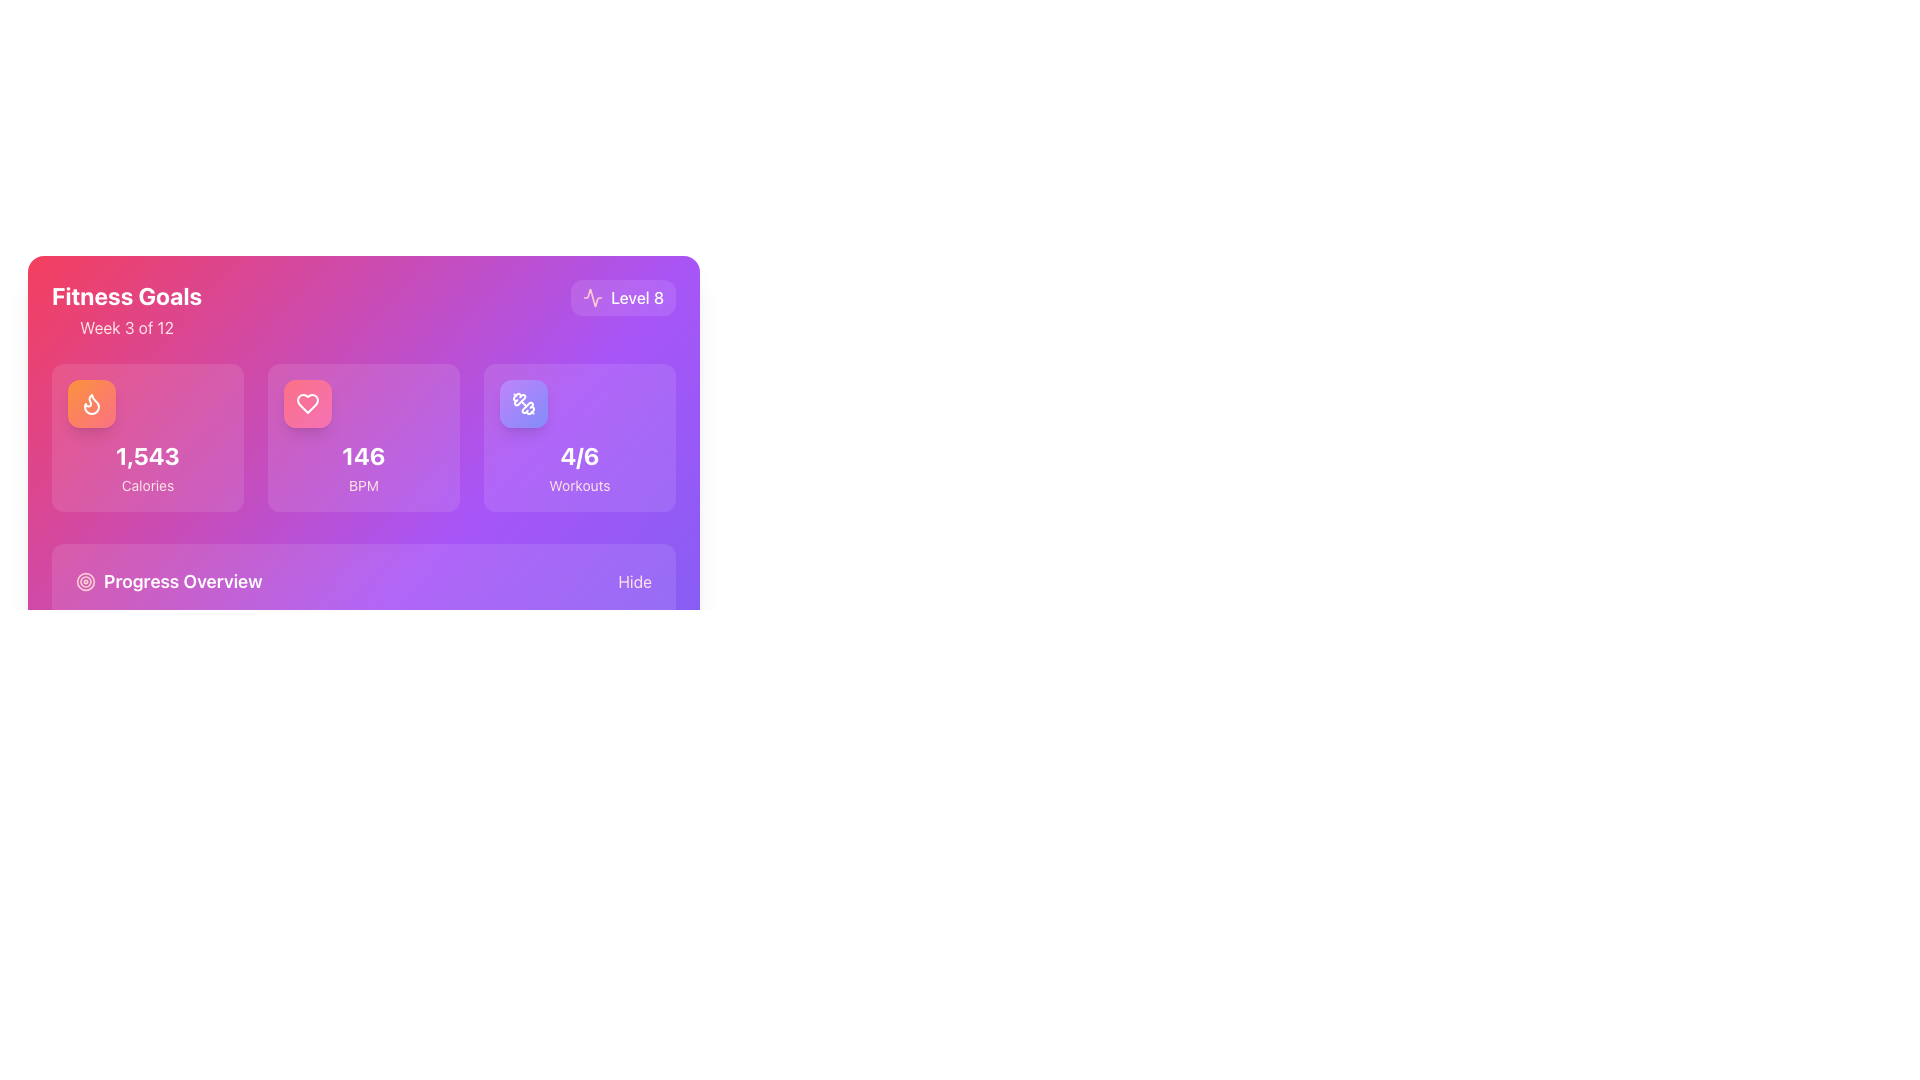  I want to click on the text label displaying 'BPM' in a small rose-pink font, located beneath the bold numerical value '146' within the center panel, so click(364, 486).